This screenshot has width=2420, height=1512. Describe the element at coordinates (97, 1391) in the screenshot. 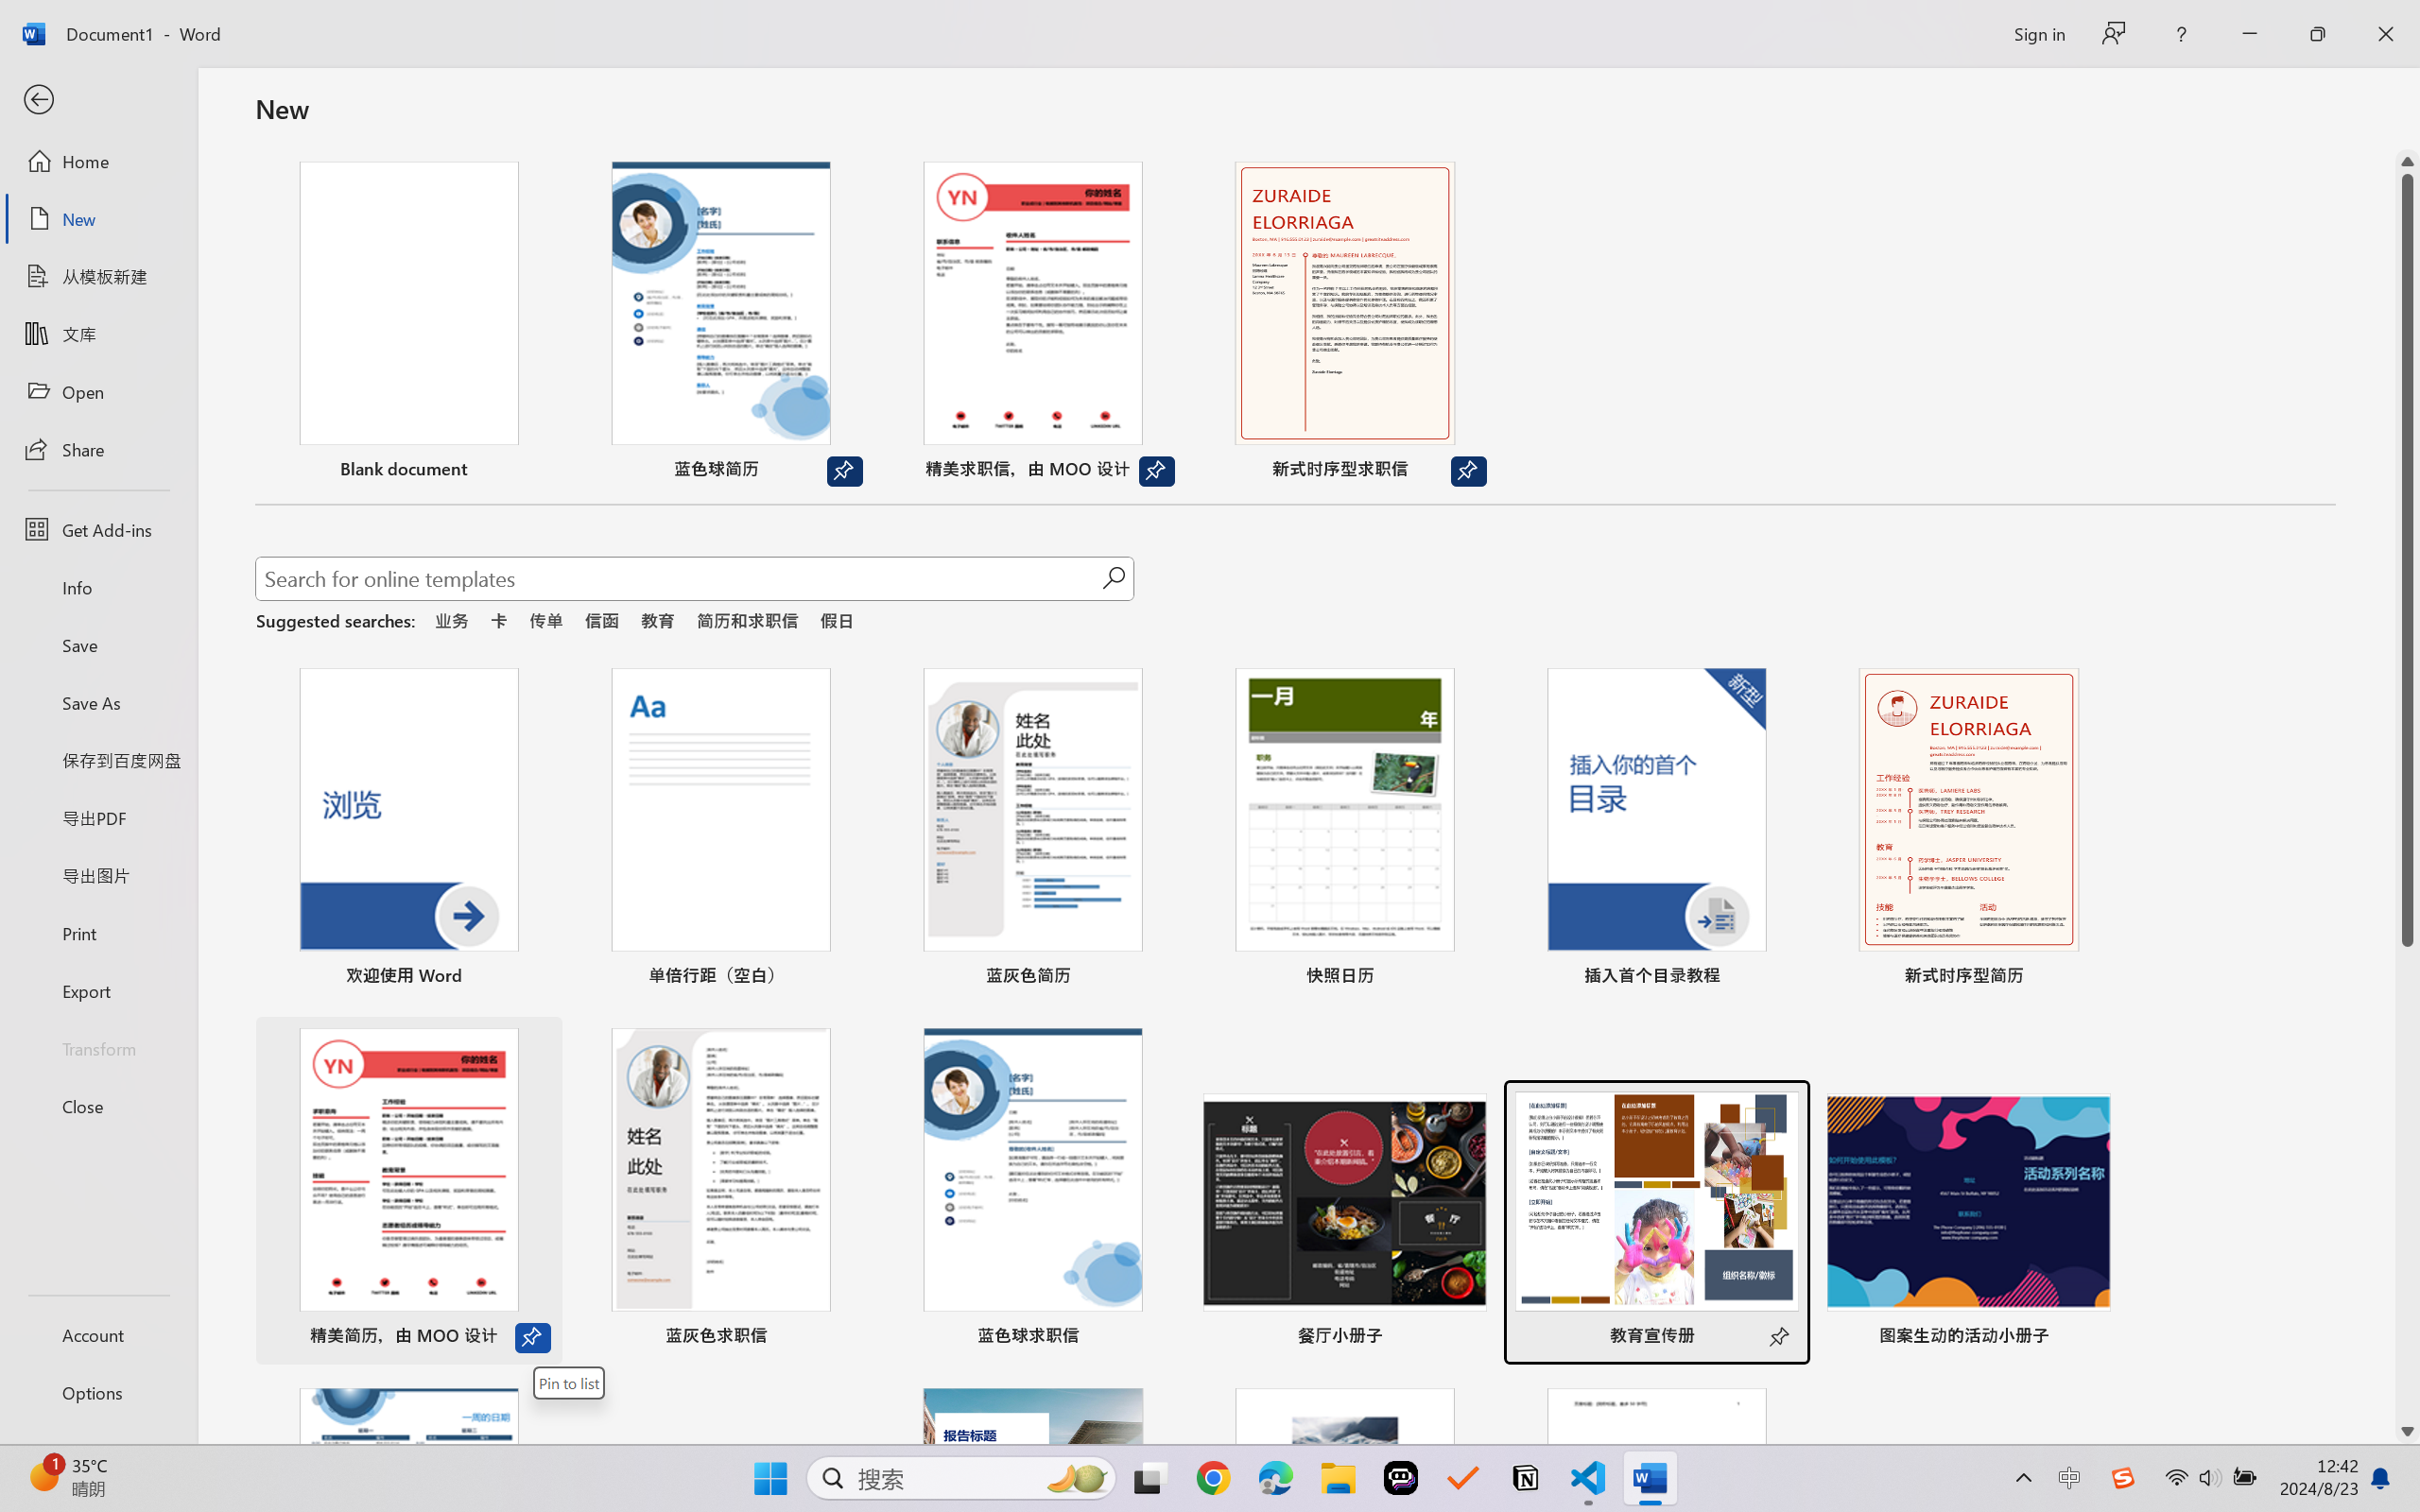

I see `'Options'` at that location.